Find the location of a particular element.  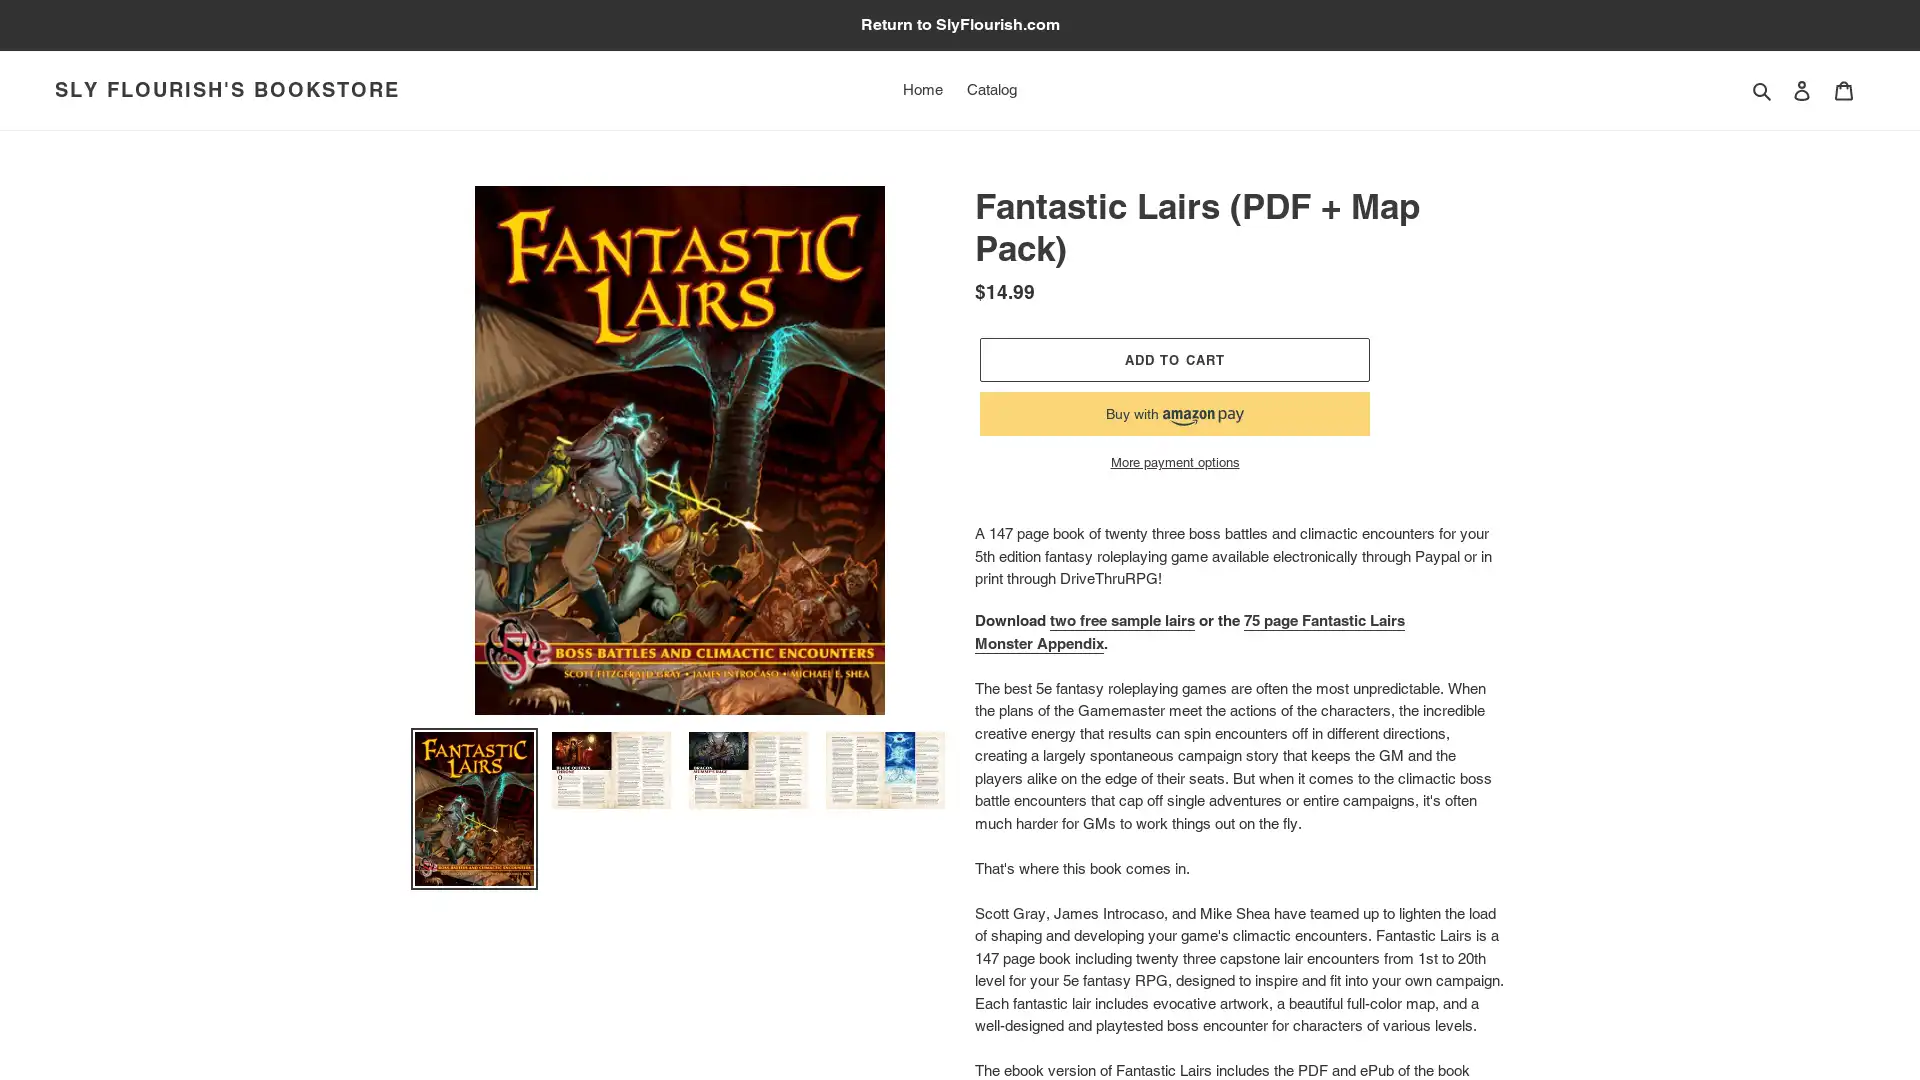

More payment options is located at coordinates (1175, 462).